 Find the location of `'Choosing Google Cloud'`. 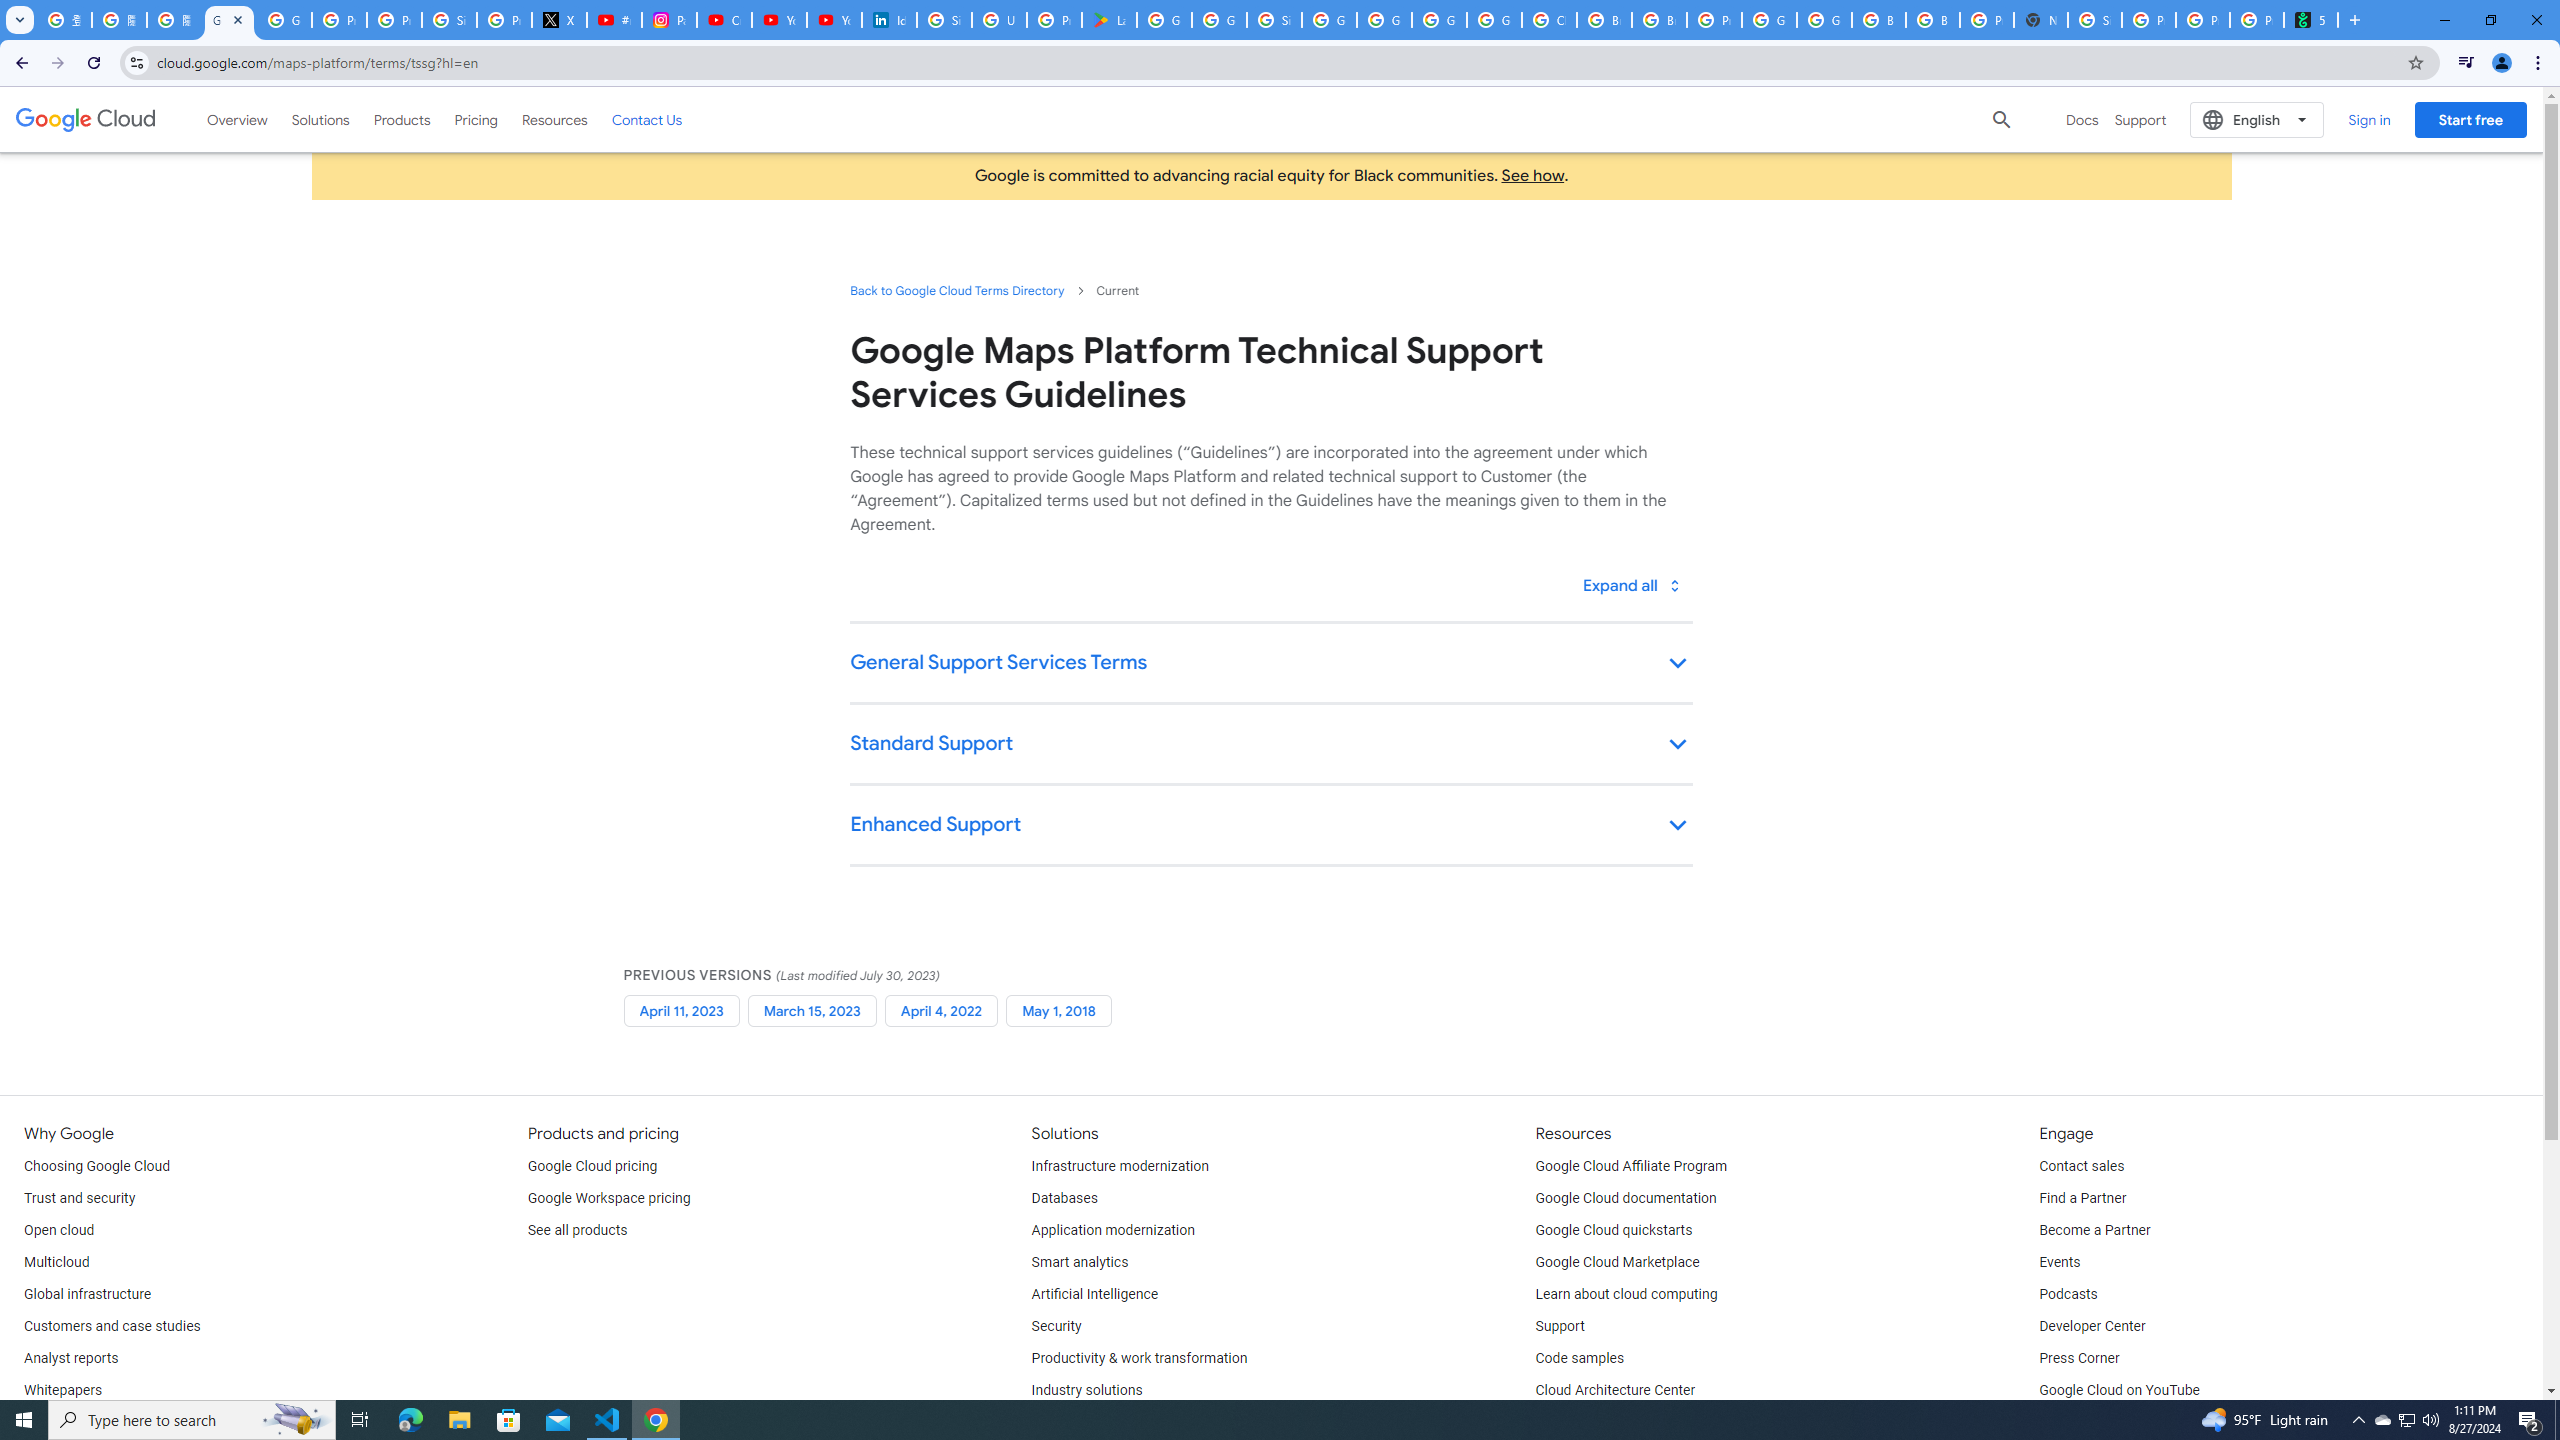

'Choosing Google Cloud' is located at coordinates (97, 1167).